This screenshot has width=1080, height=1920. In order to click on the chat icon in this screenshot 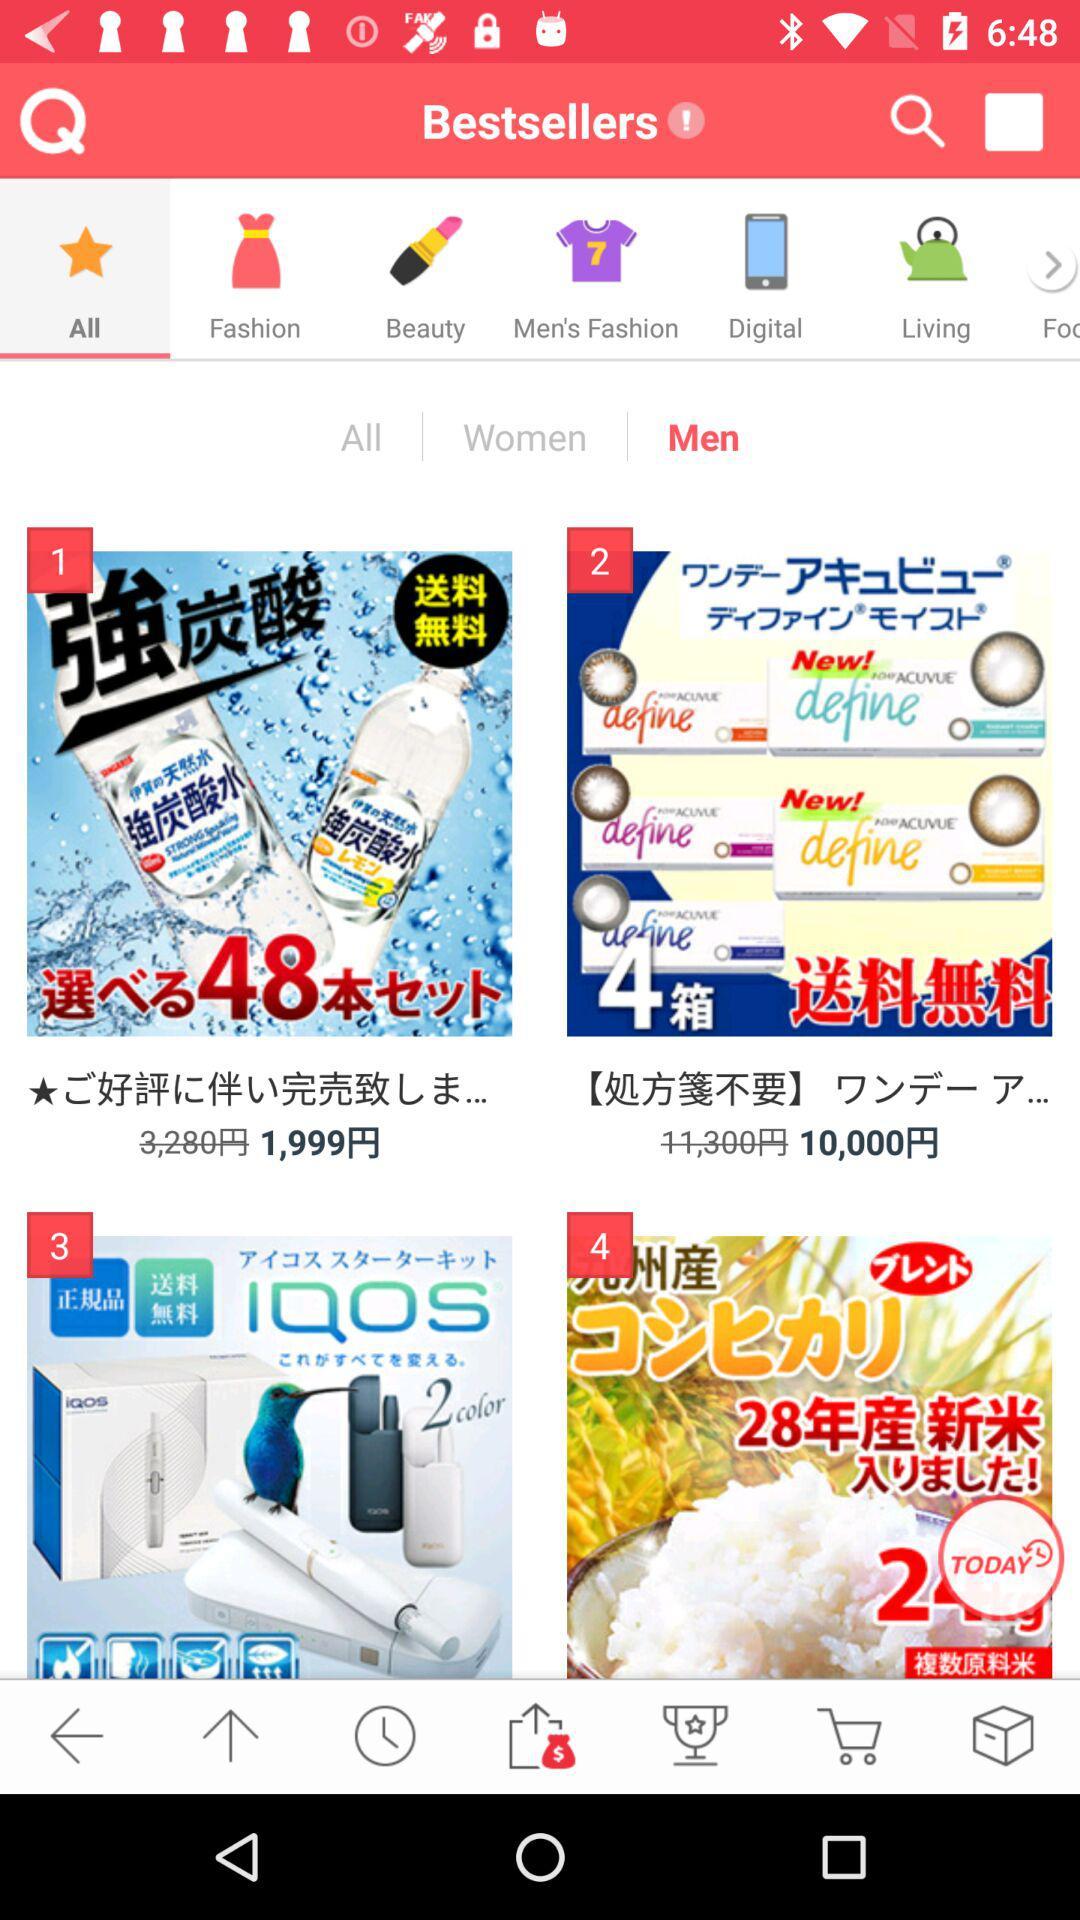, I will do `click(936, 267)`.